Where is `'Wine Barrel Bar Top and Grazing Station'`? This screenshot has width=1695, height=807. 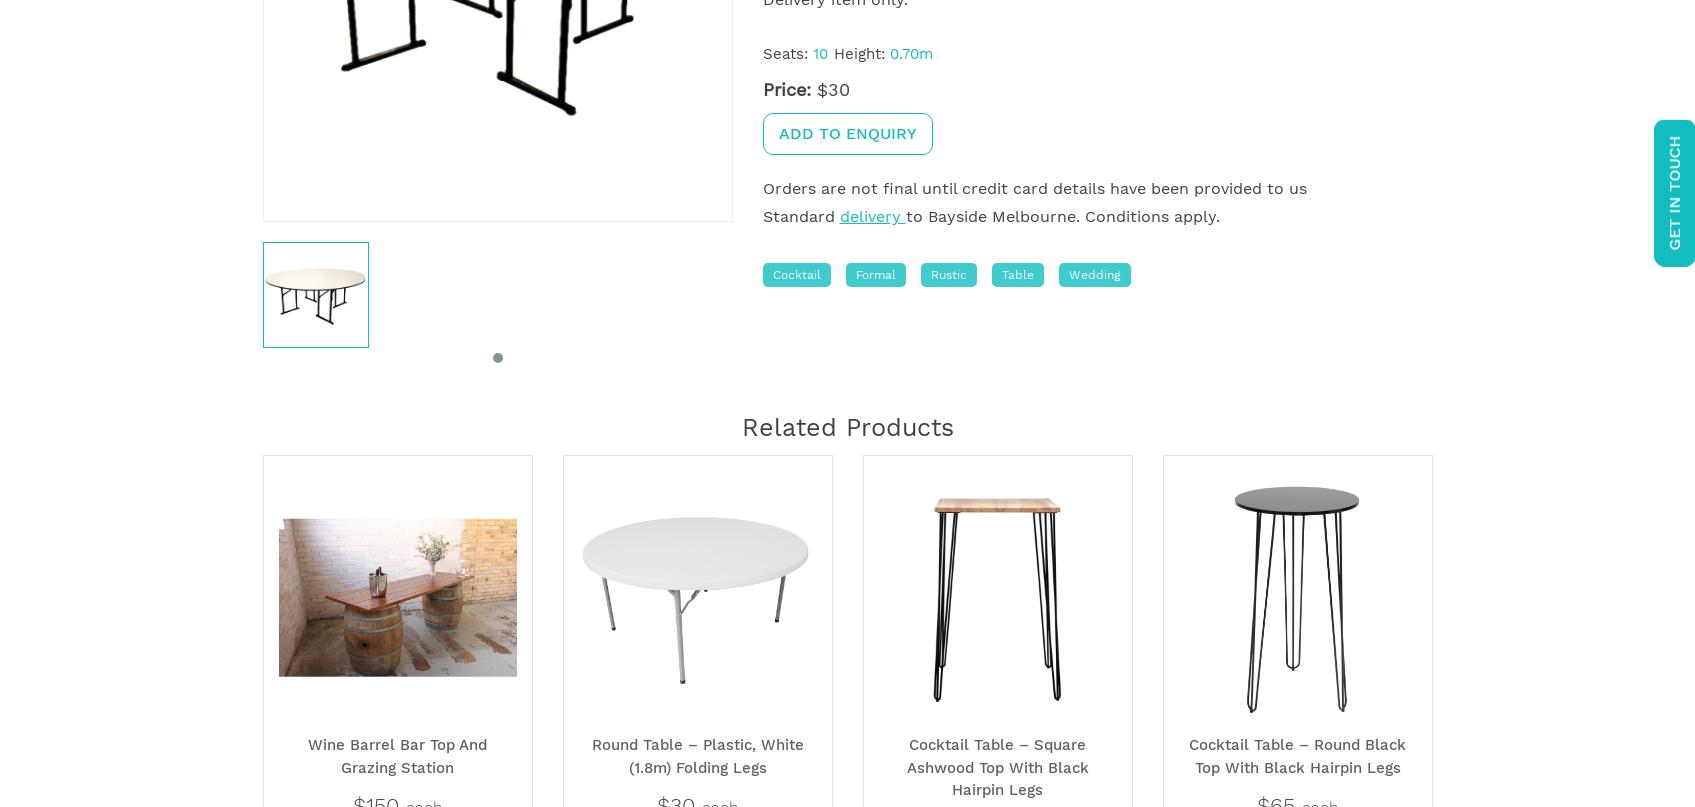 'Wine Barrel Bar Top and Grazing Station' is located at coordinates (307, 754).